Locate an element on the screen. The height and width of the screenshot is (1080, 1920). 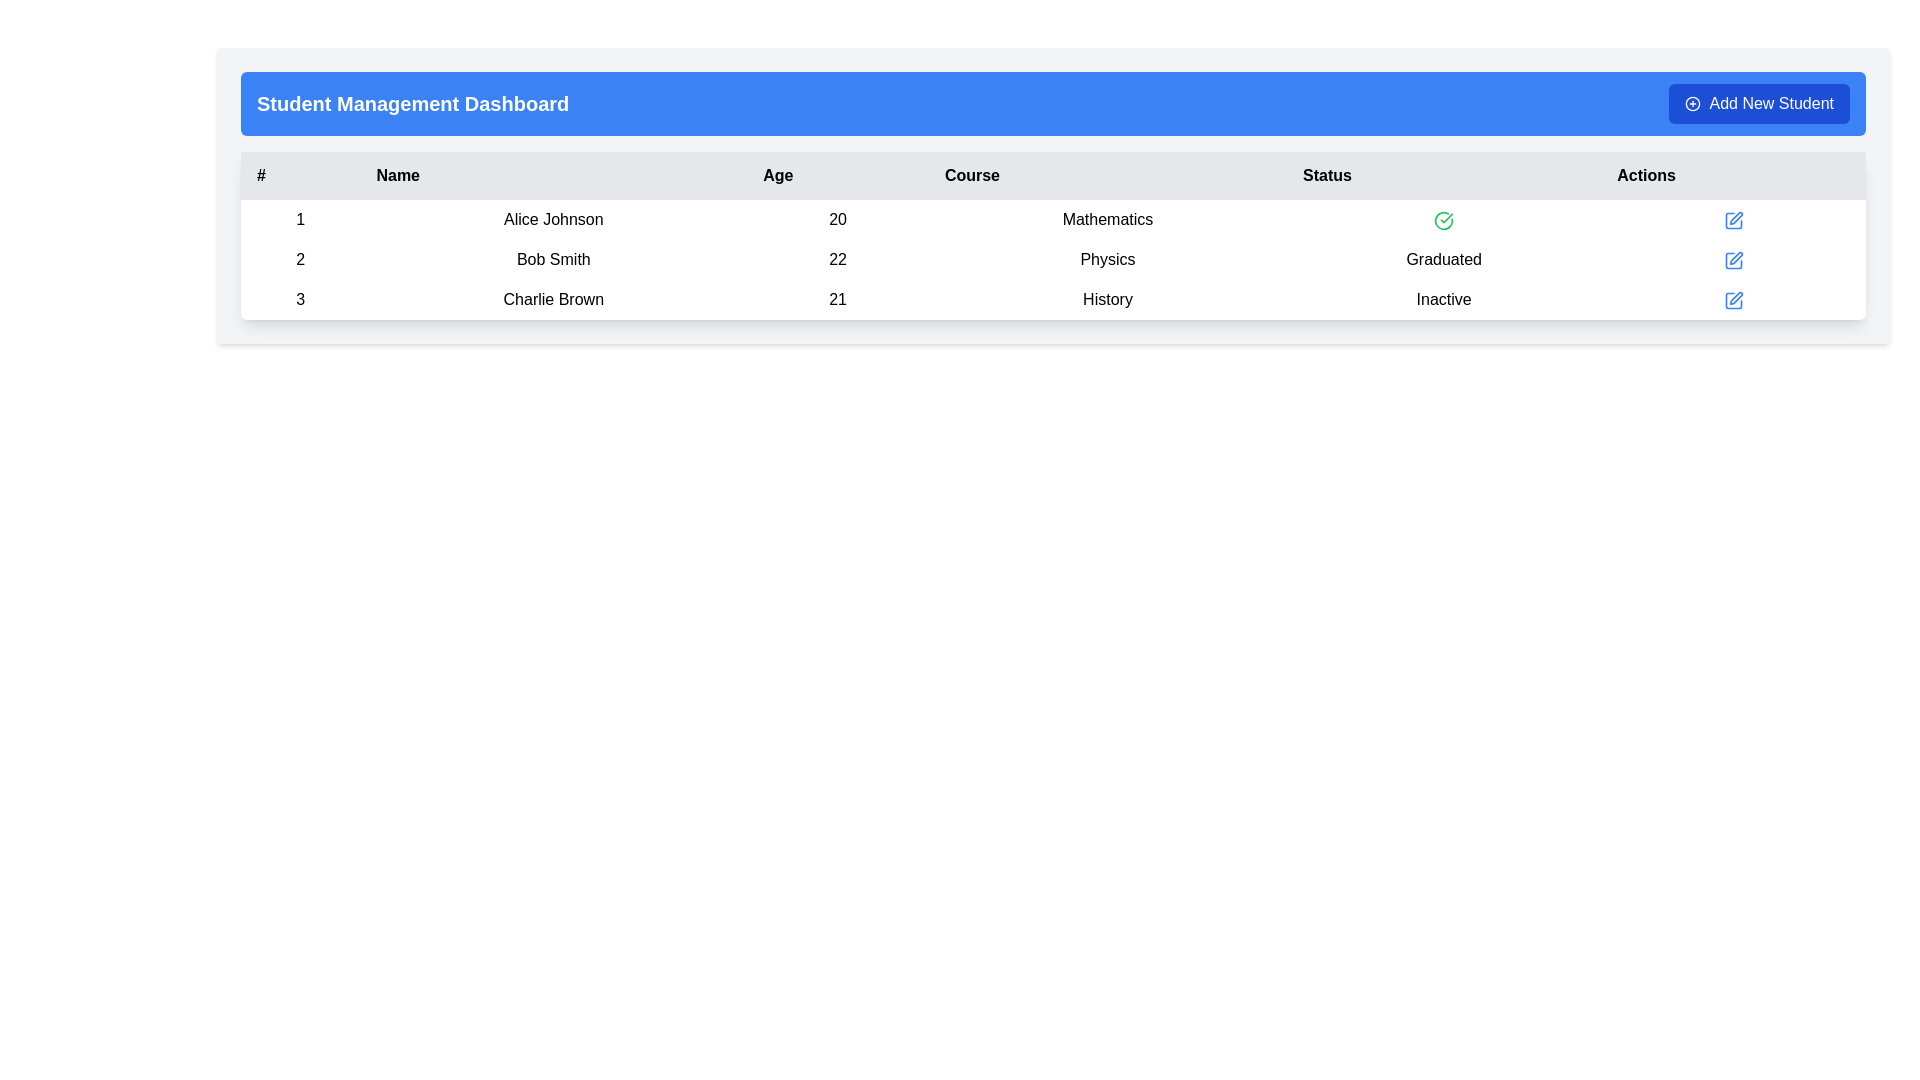
the text label in the first column of the second row in the table, which serves as an identifier or index for the row is located at coordinates (299, 258).